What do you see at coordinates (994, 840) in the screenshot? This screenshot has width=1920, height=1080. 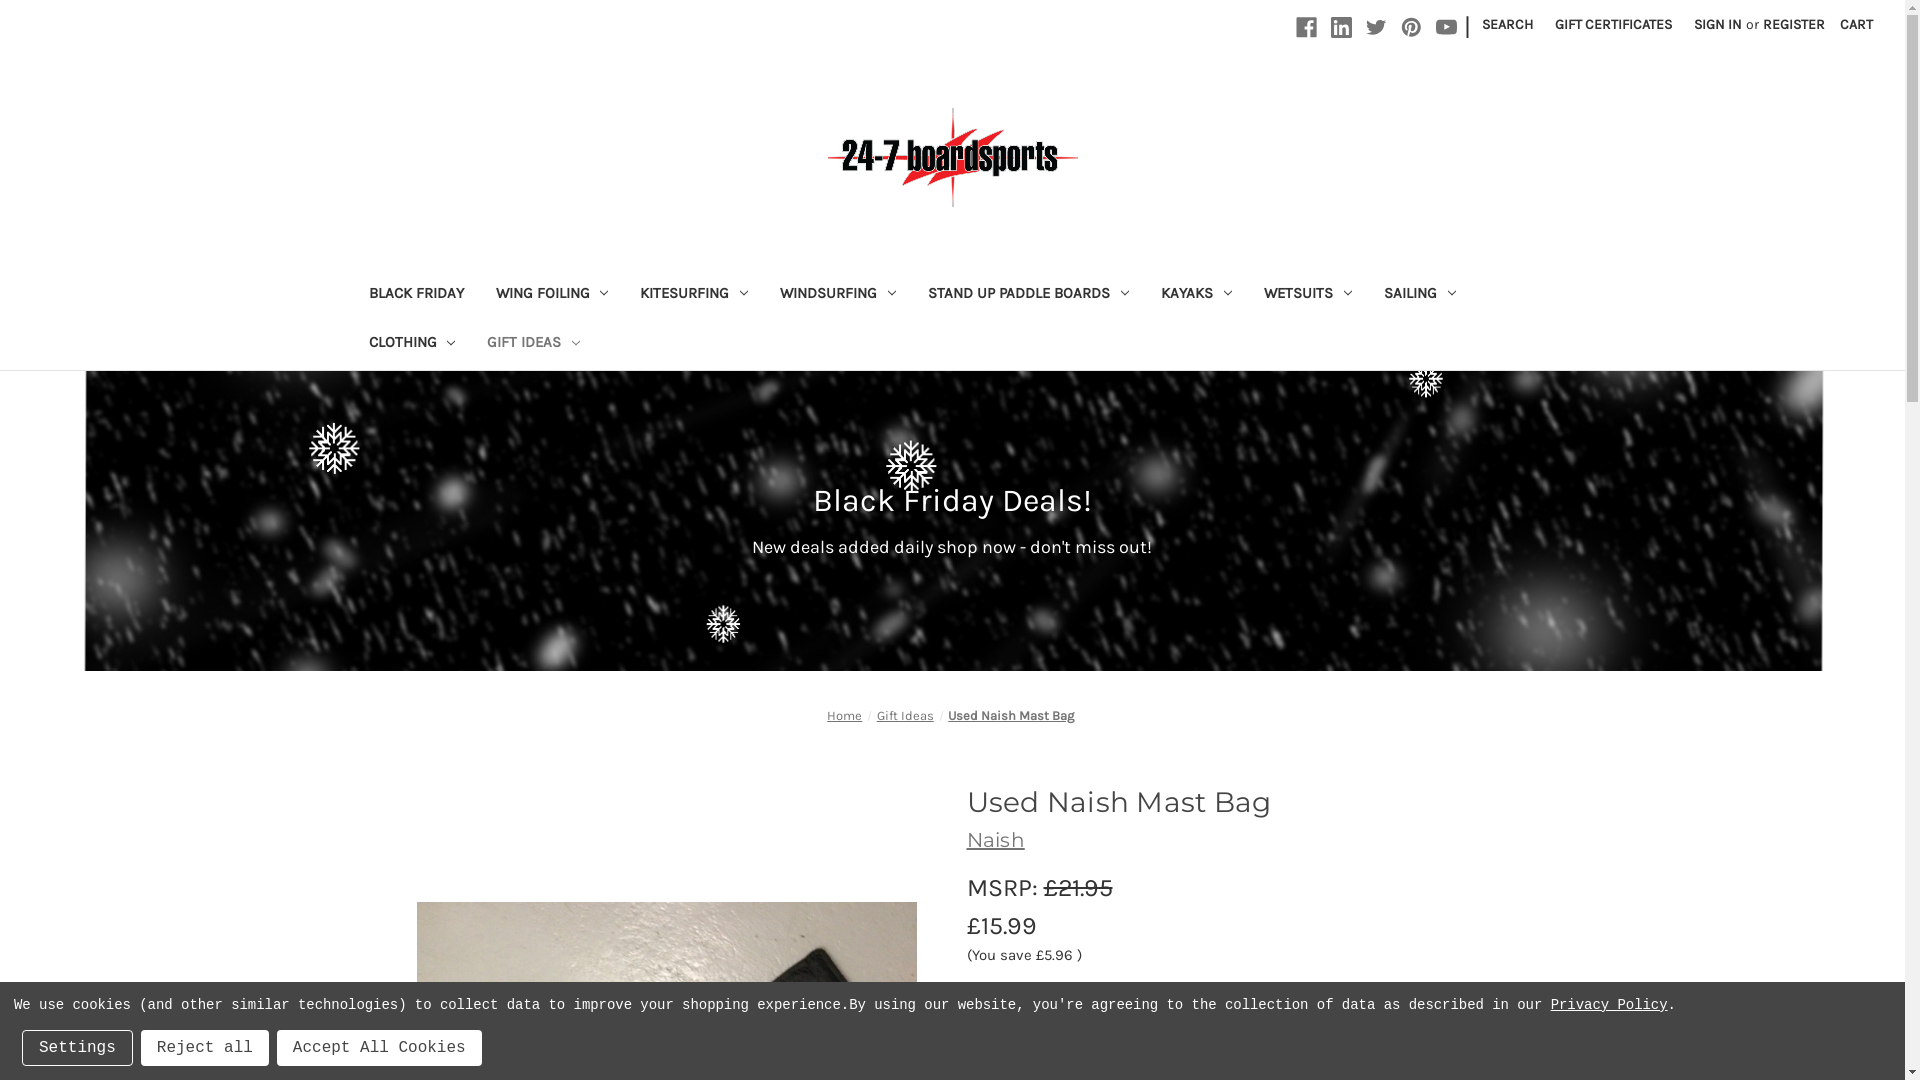 I see `'Naish'` at bounding box center [994, 840].